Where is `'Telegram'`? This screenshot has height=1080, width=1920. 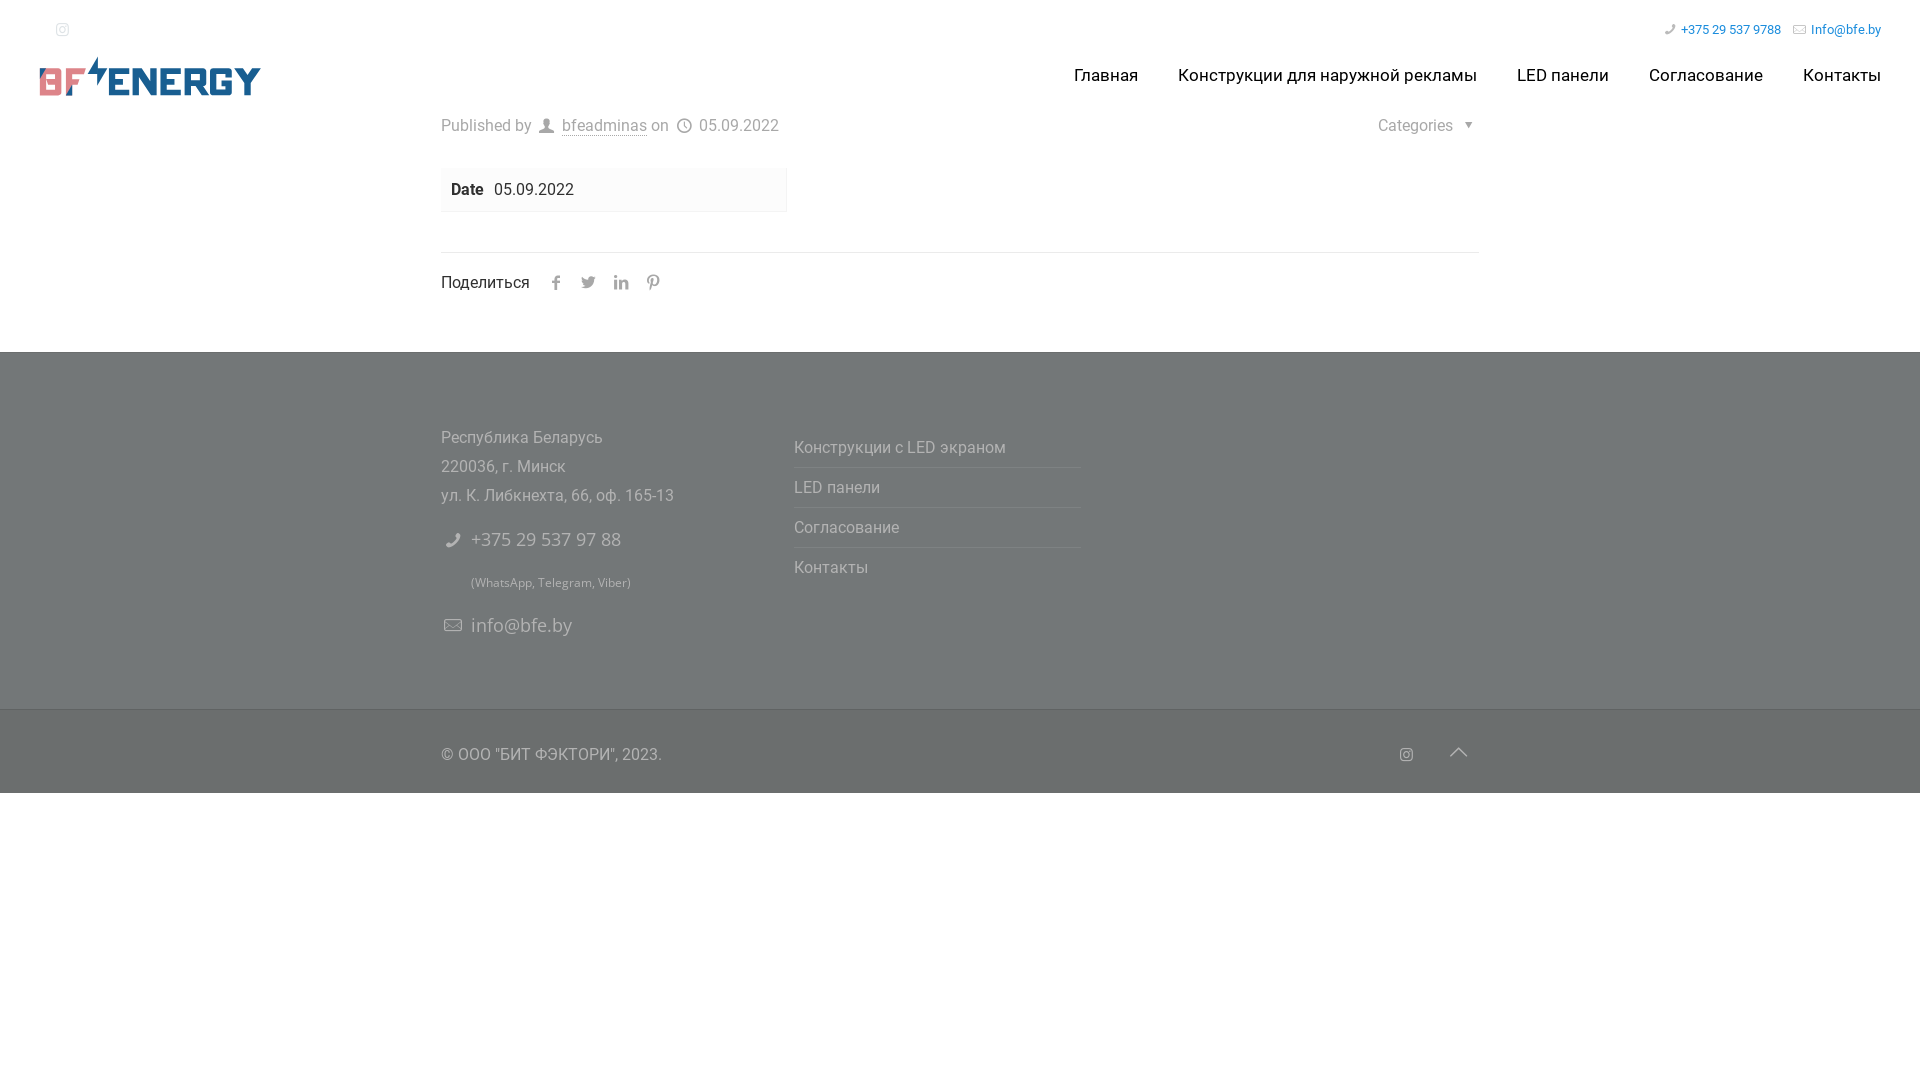
'Telegram' is located at coordinates (537, 582).